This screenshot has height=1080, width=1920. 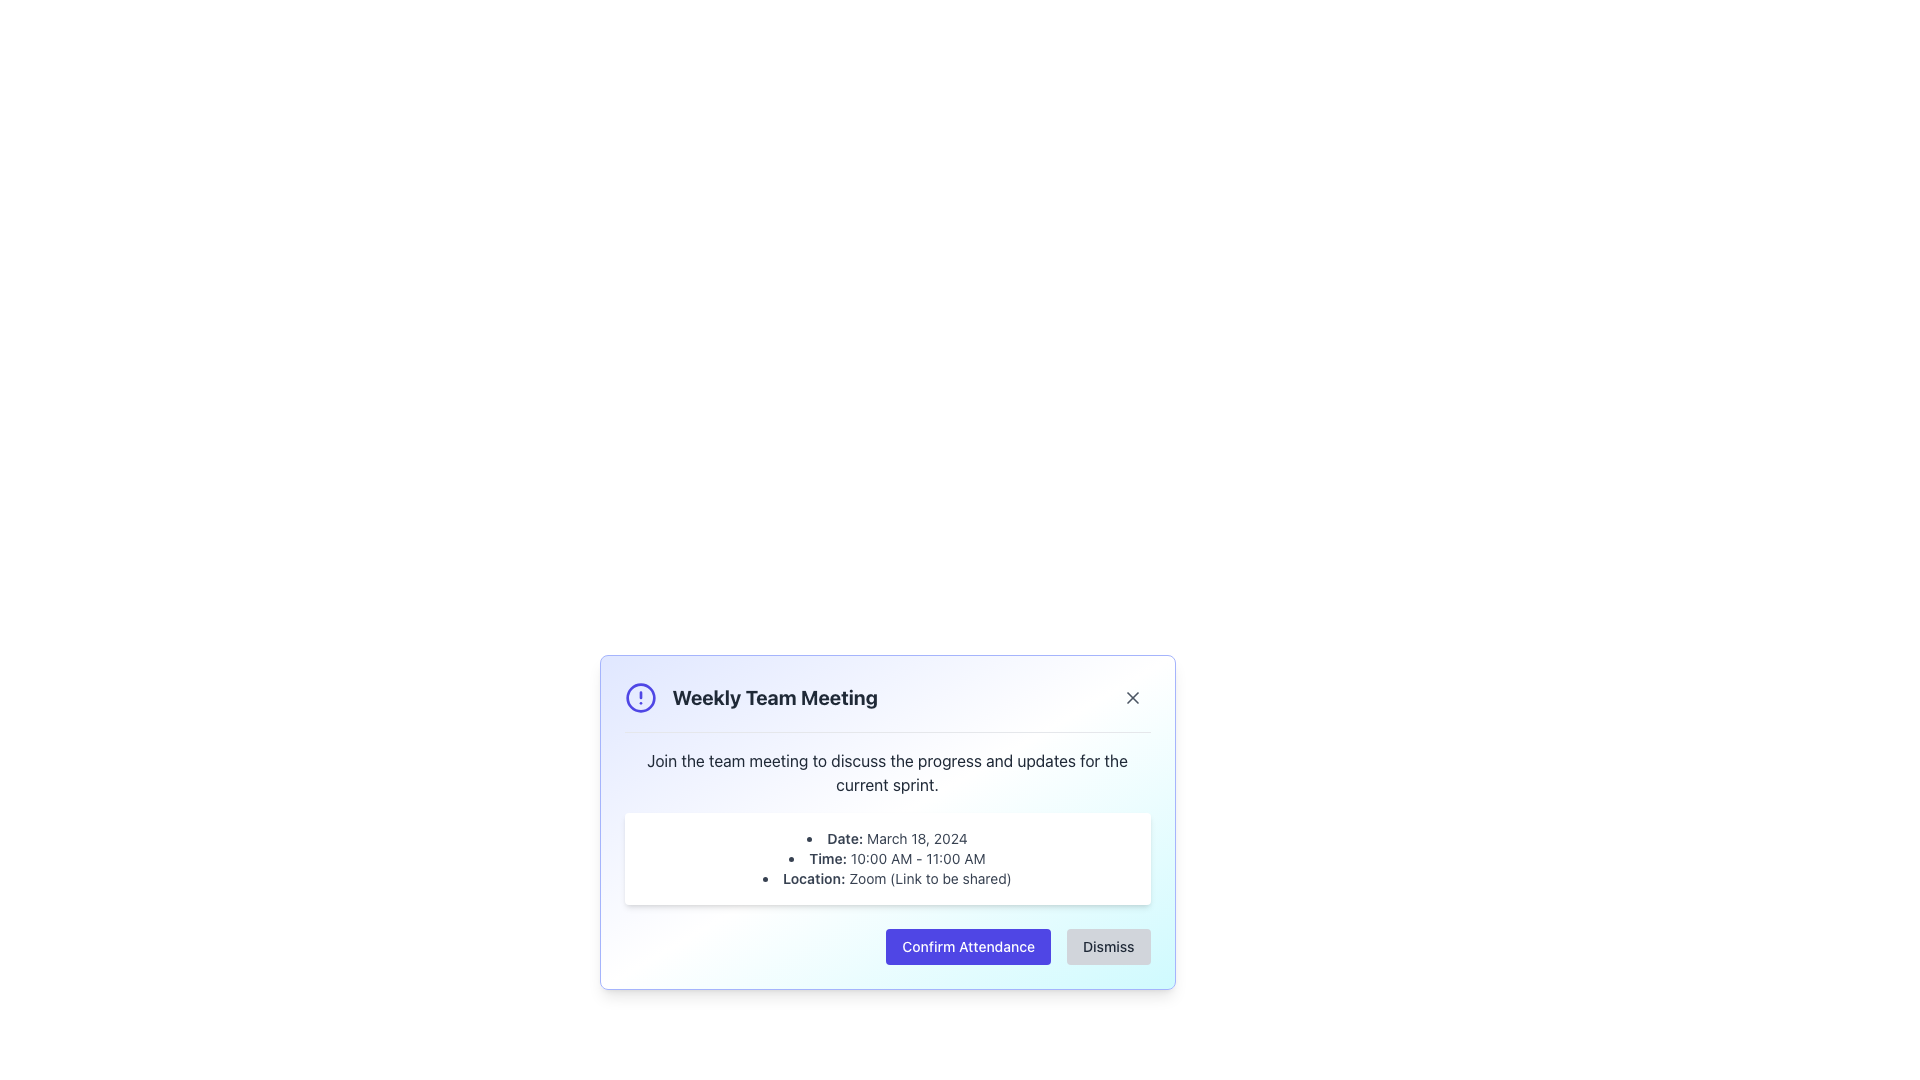 What do you see at coordinates (814, 877) in the screenshot?
I see `the bold text label 'Location:' within the meeting details section of the dialog box, which indicates the location information for the meeting` at bounding box center [814, 877].